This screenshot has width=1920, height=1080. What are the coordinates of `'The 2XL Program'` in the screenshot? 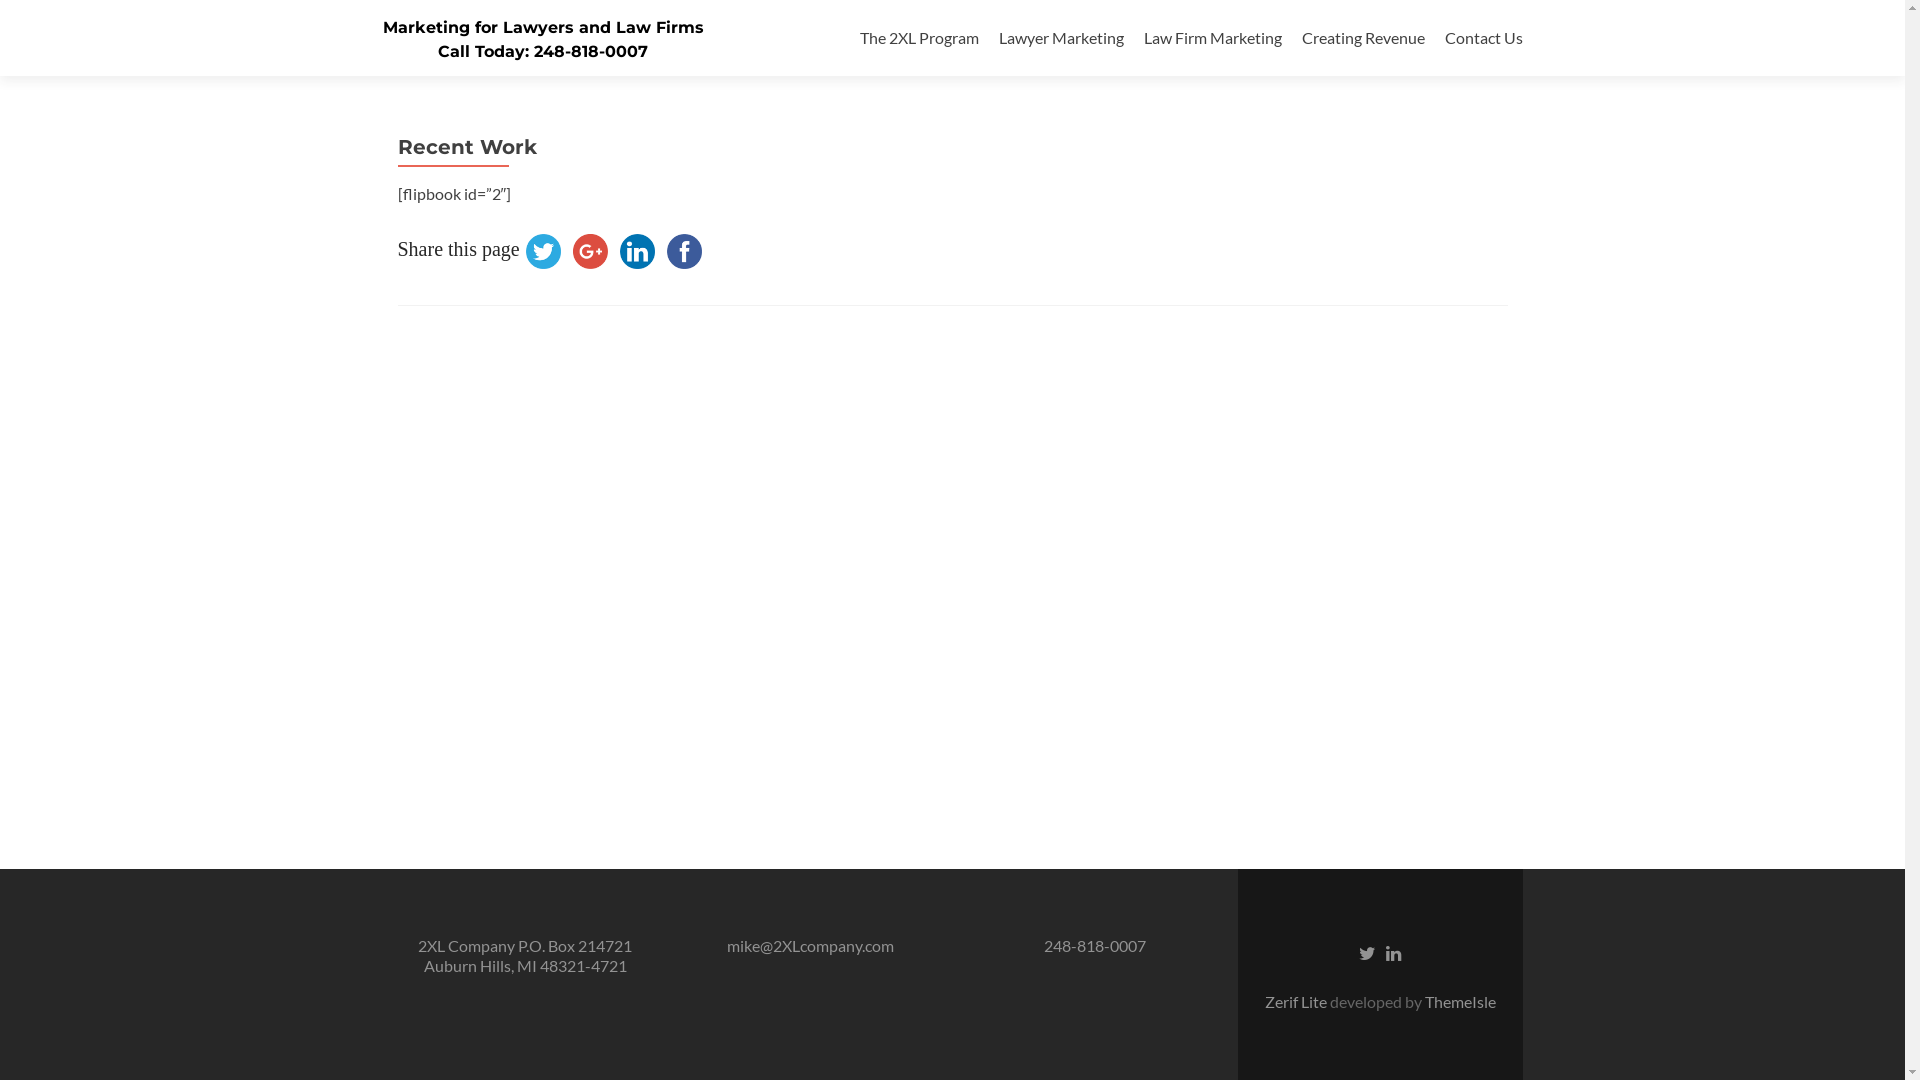 It's located at (918, 37).